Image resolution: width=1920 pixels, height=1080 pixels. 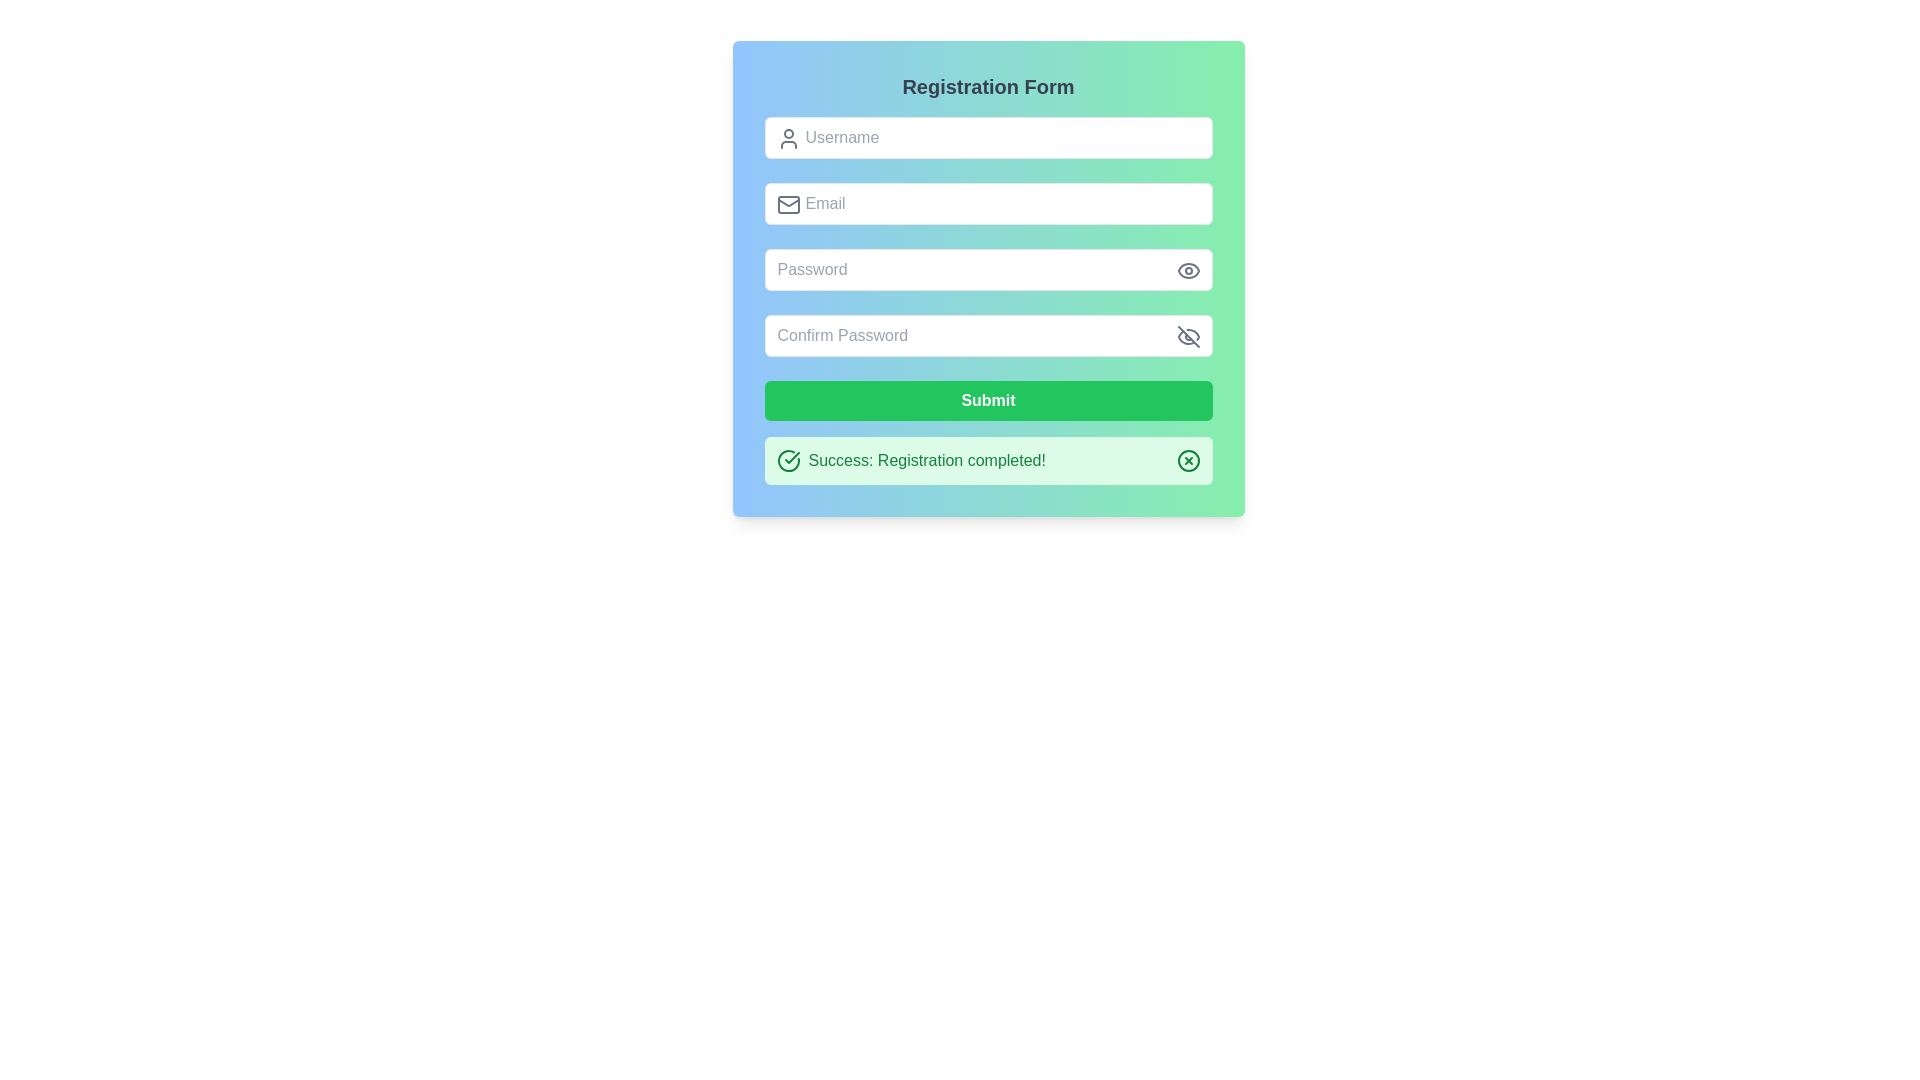 I want to click on the success icon located to the left of the notification message box indicating 'Success: Registration completed!', so click(x=787, y=461).